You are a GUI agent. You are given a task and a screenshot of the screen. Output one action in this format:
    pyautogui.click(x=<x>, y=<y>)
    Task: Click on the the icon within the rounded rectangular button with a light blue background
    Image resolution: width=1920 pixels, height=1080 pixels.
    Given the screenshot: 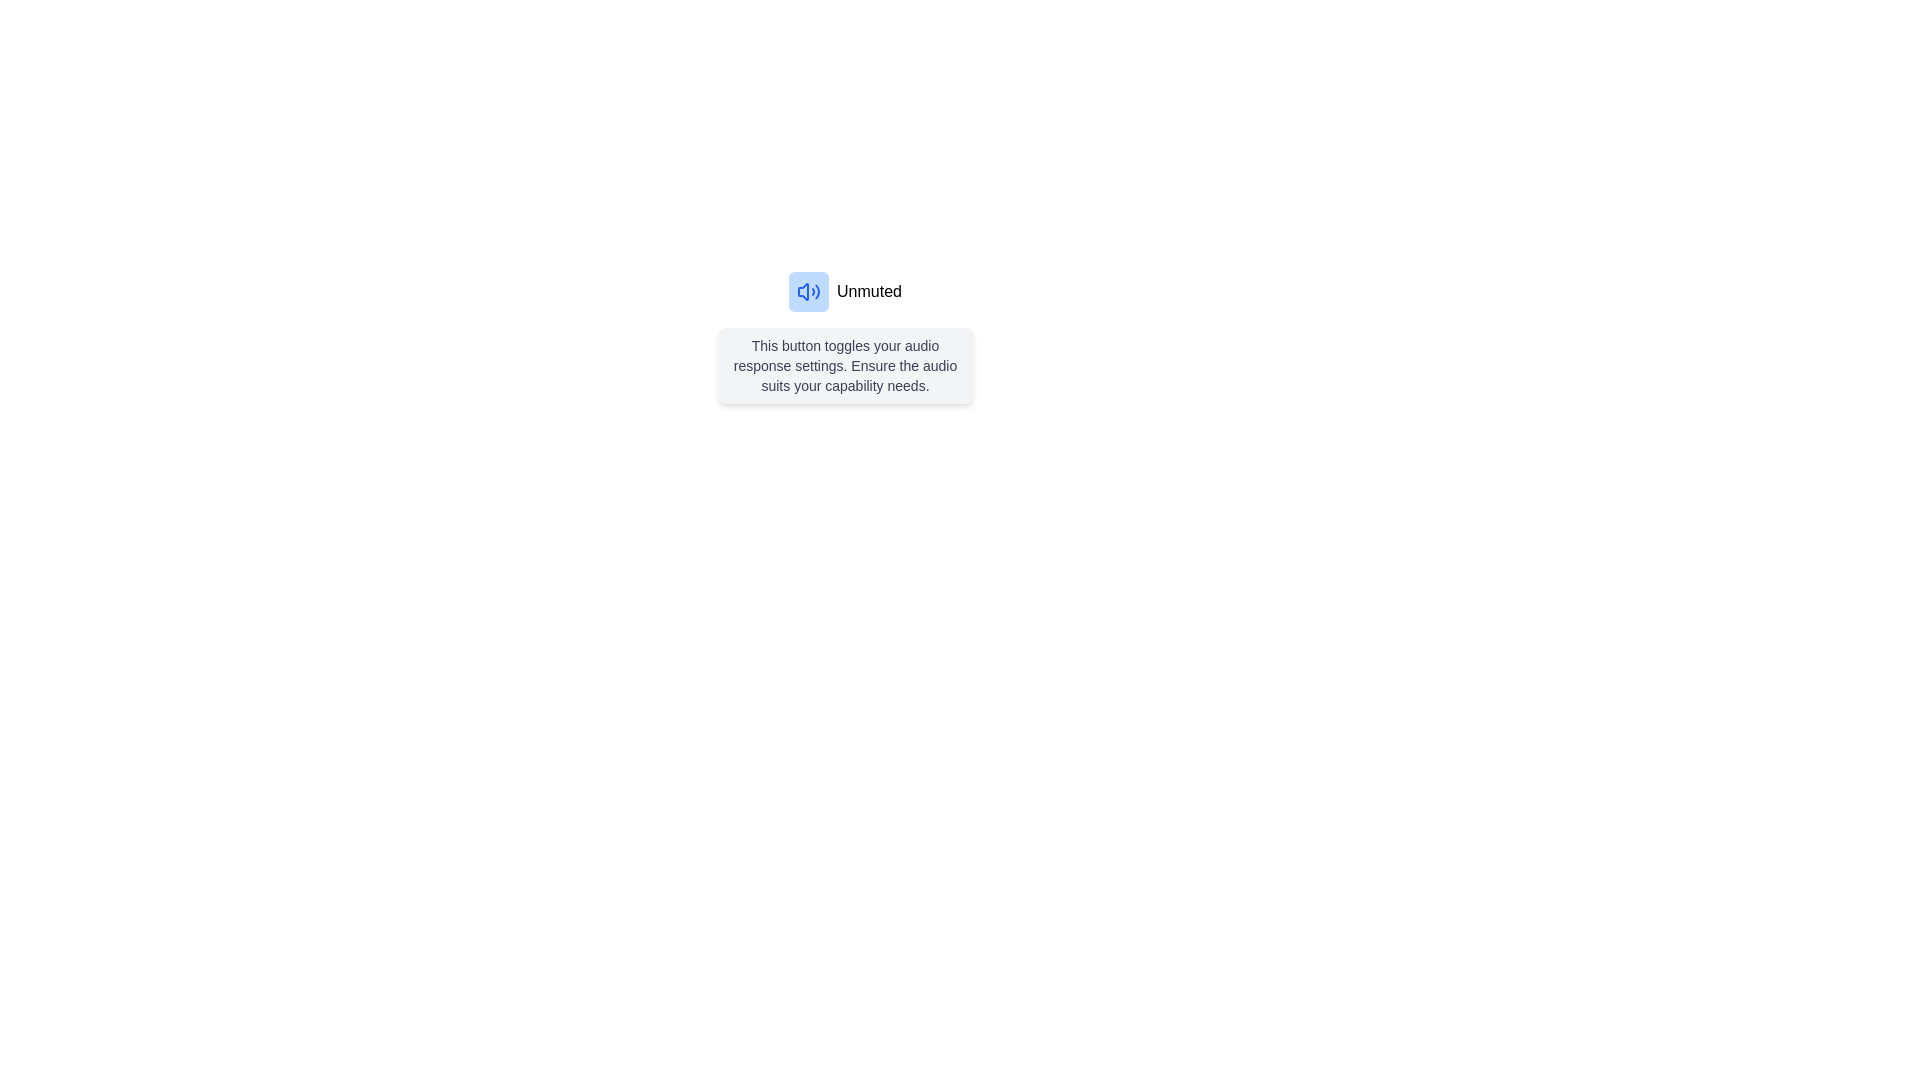 What is the action you would take?
    pyautogui.click(x=809, y=292)
    